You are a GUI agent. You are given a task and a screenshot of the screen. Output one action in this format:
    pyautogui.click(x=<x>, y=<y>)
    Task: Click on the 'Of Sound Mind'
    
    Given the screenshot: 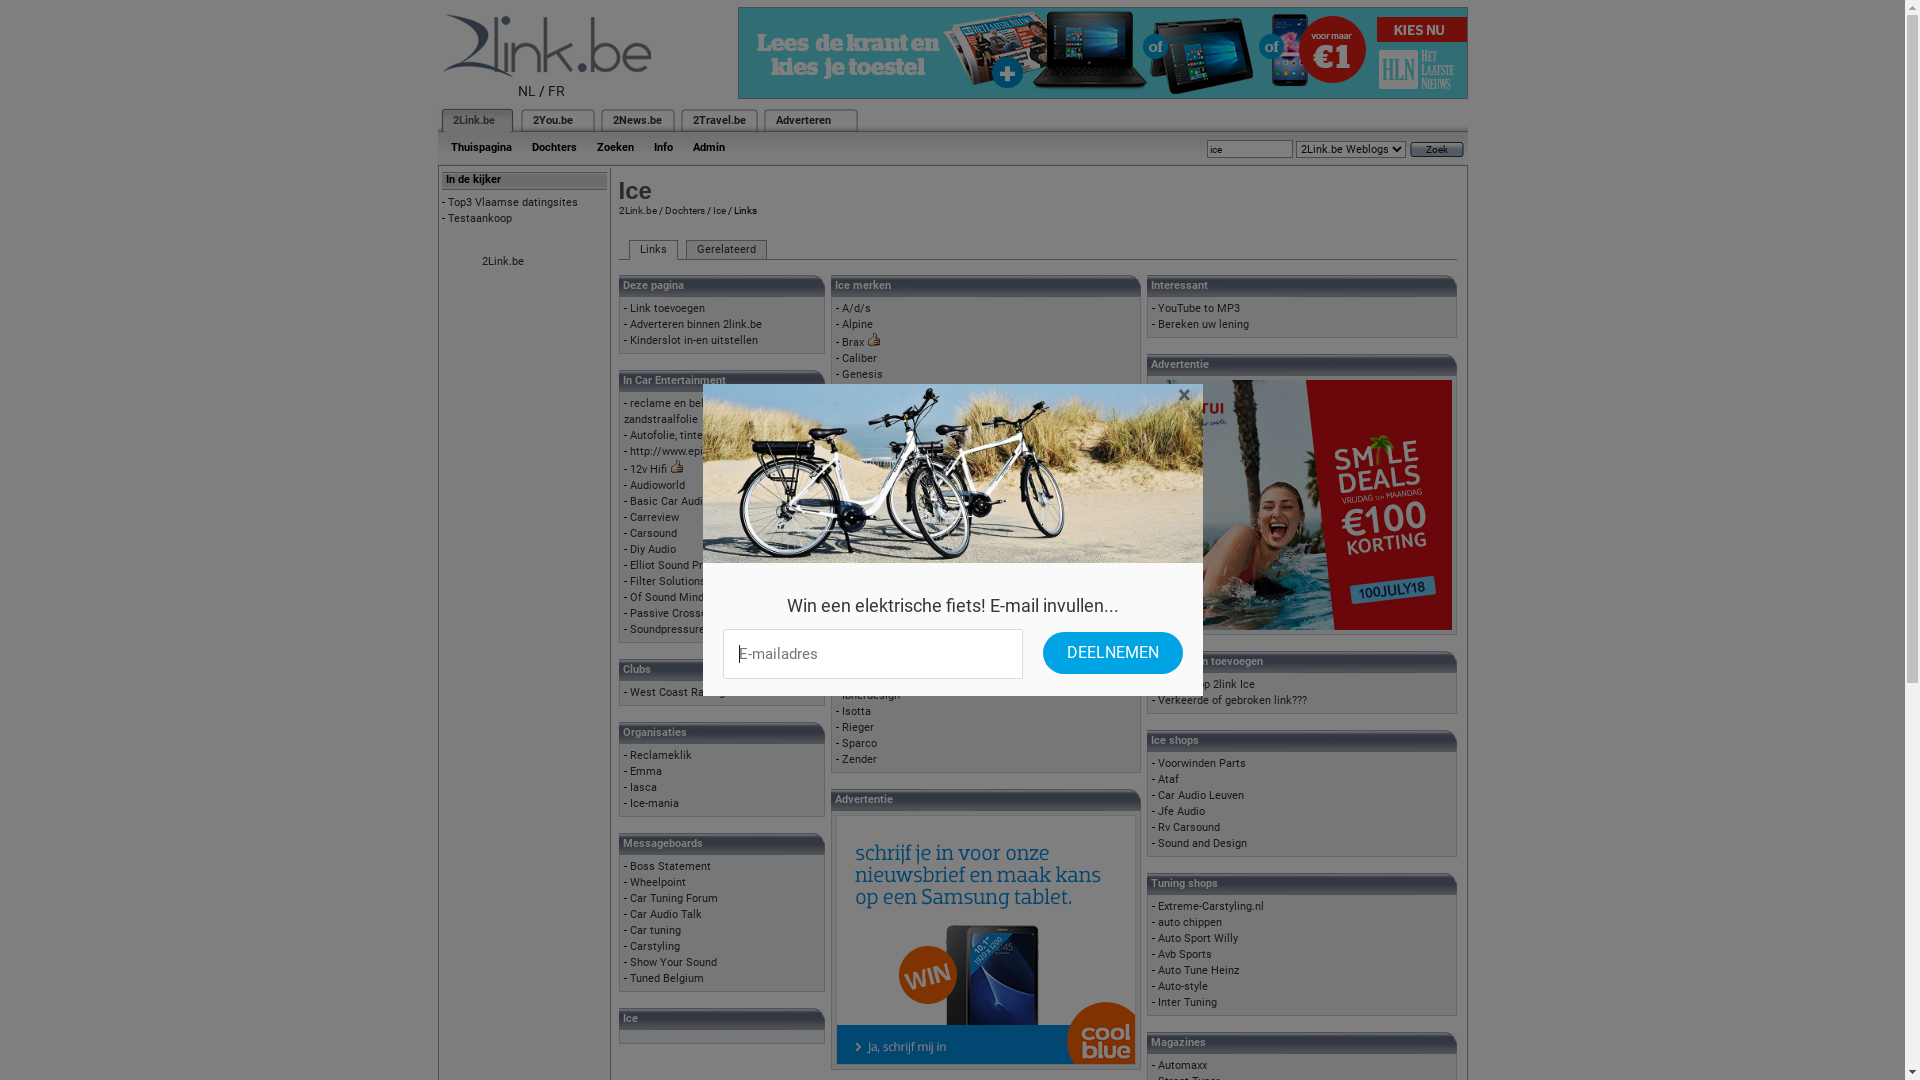 What is the action you would take?
    pyautogui.click(x=667, y=596)
    